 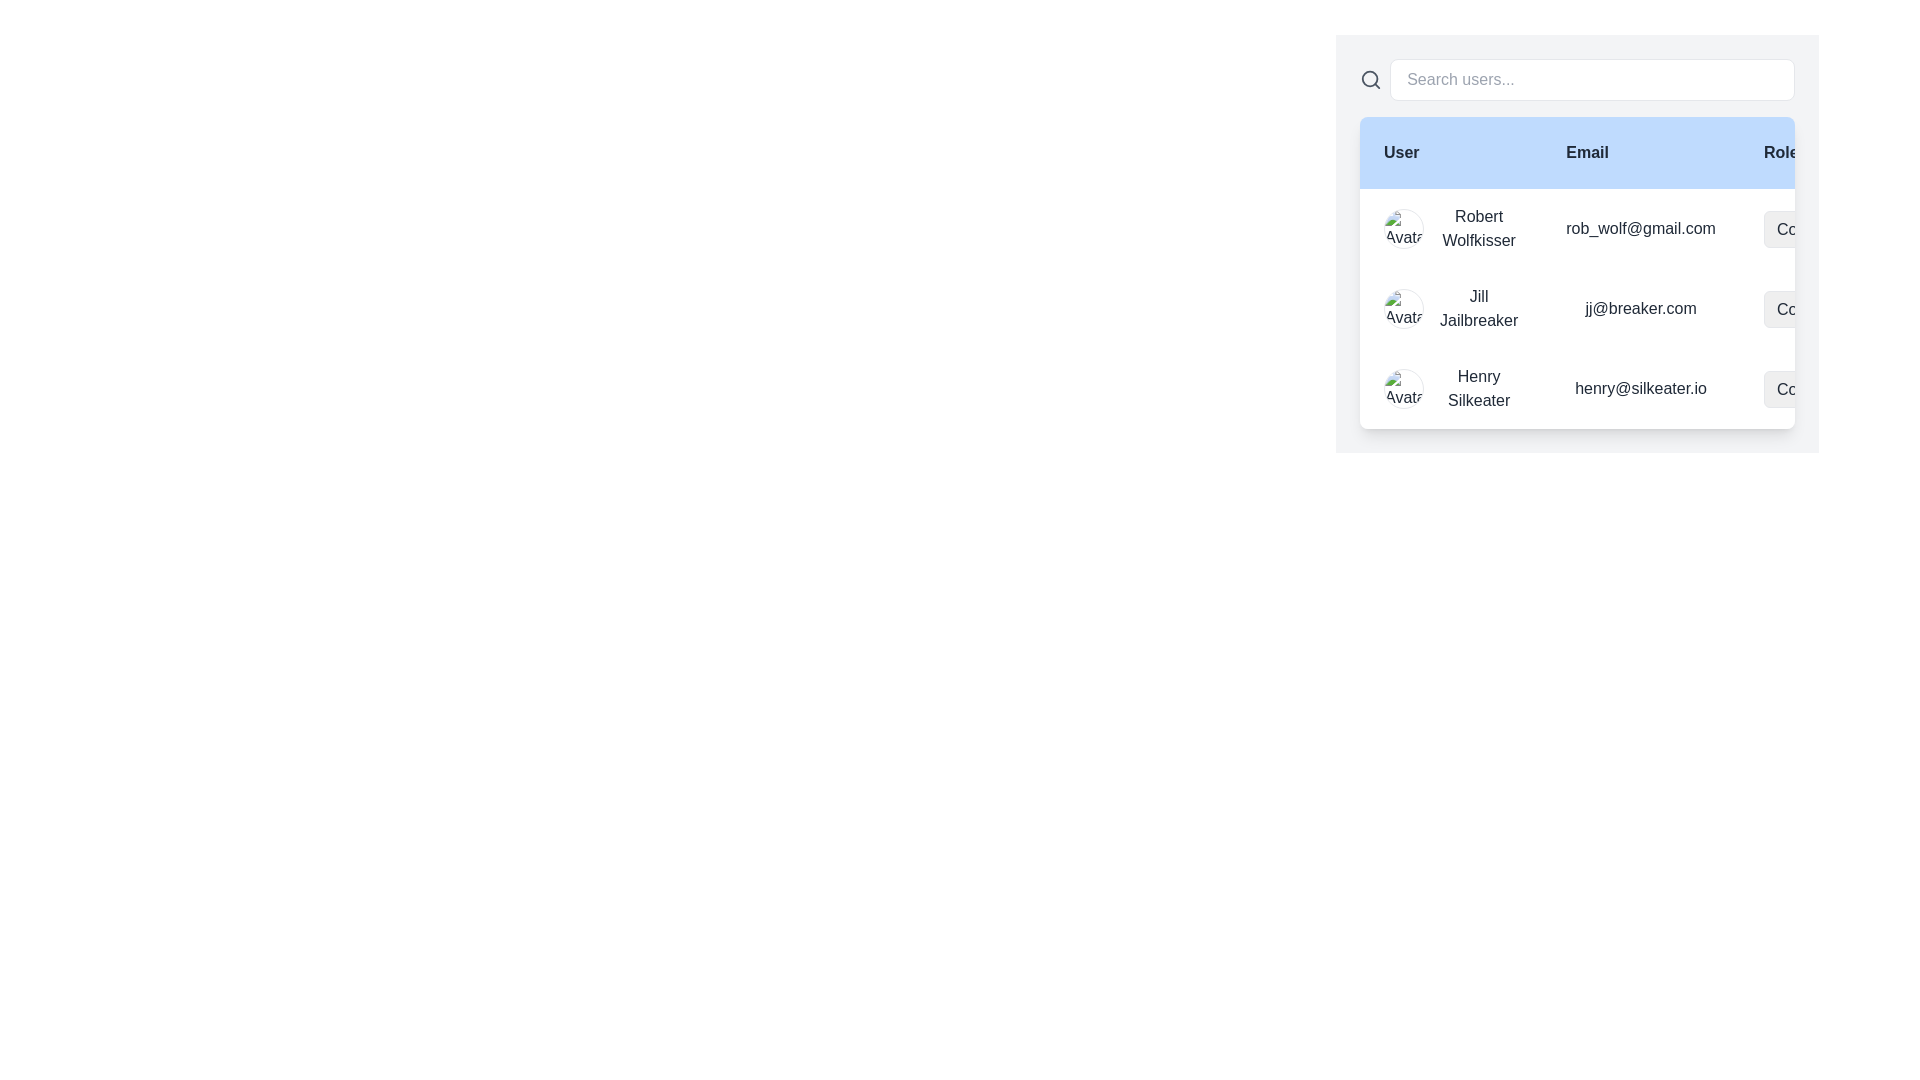 What do you see at coordinates (1826, 389) in the screenshot?
I see `the user role button located in the 'Role' column of the table` at bounding box center [1826, 389].